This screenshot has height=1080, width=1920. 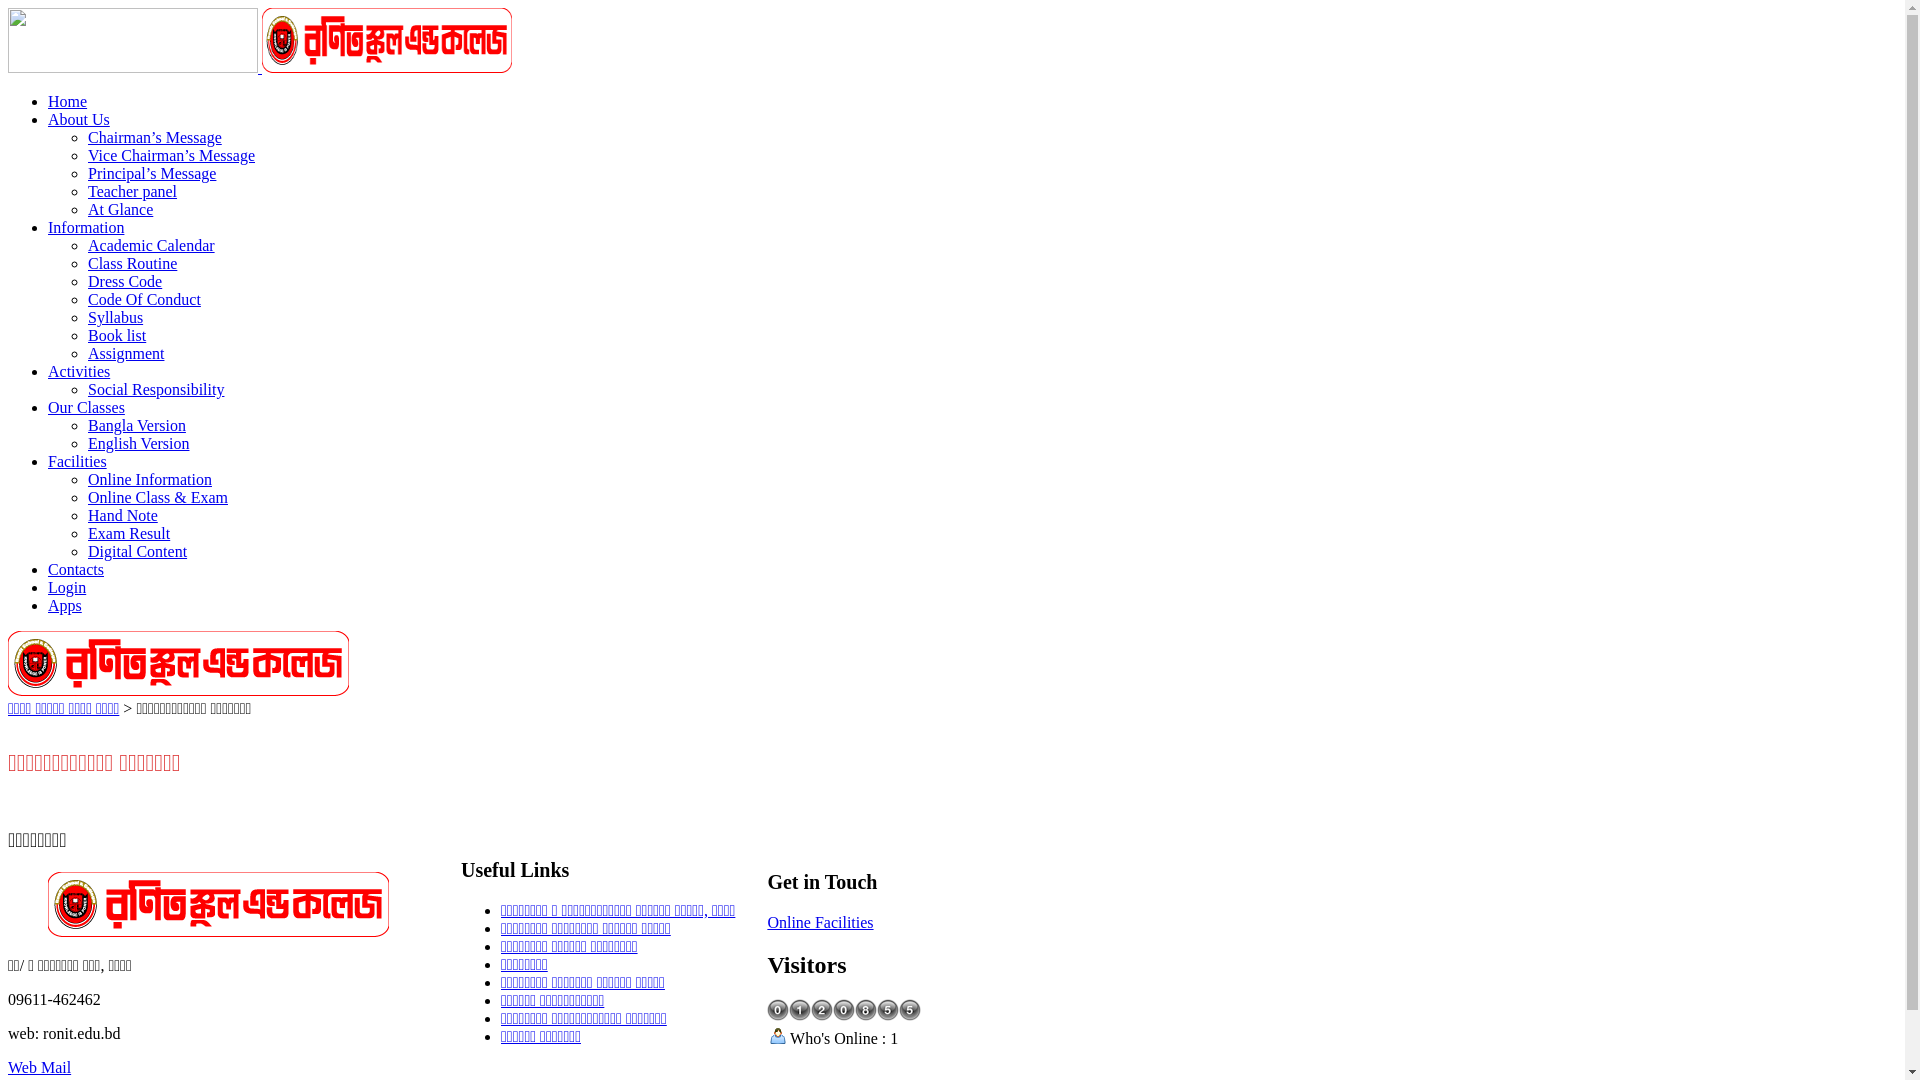 I want to click on 'Apps', so click(x=65, y=604).